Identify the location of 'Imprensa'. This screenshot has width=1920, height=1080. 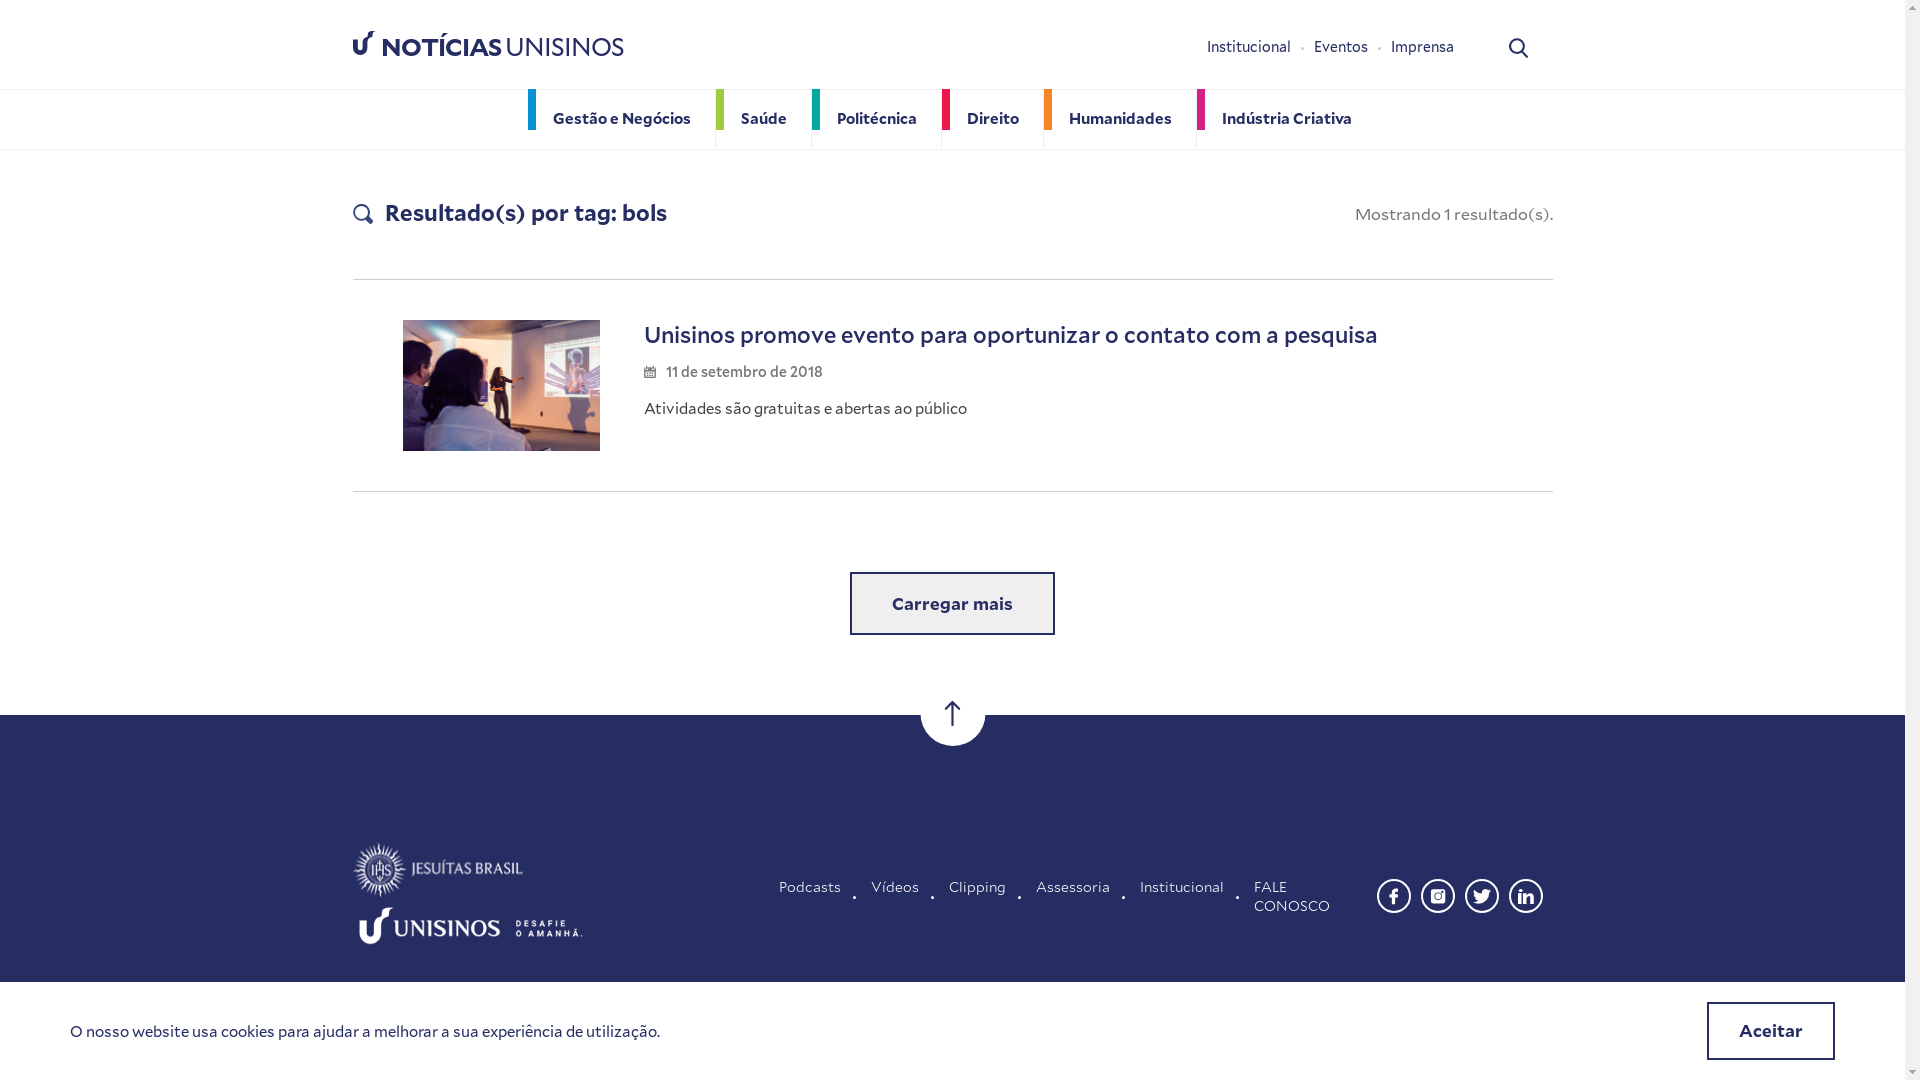
(1420, 45).